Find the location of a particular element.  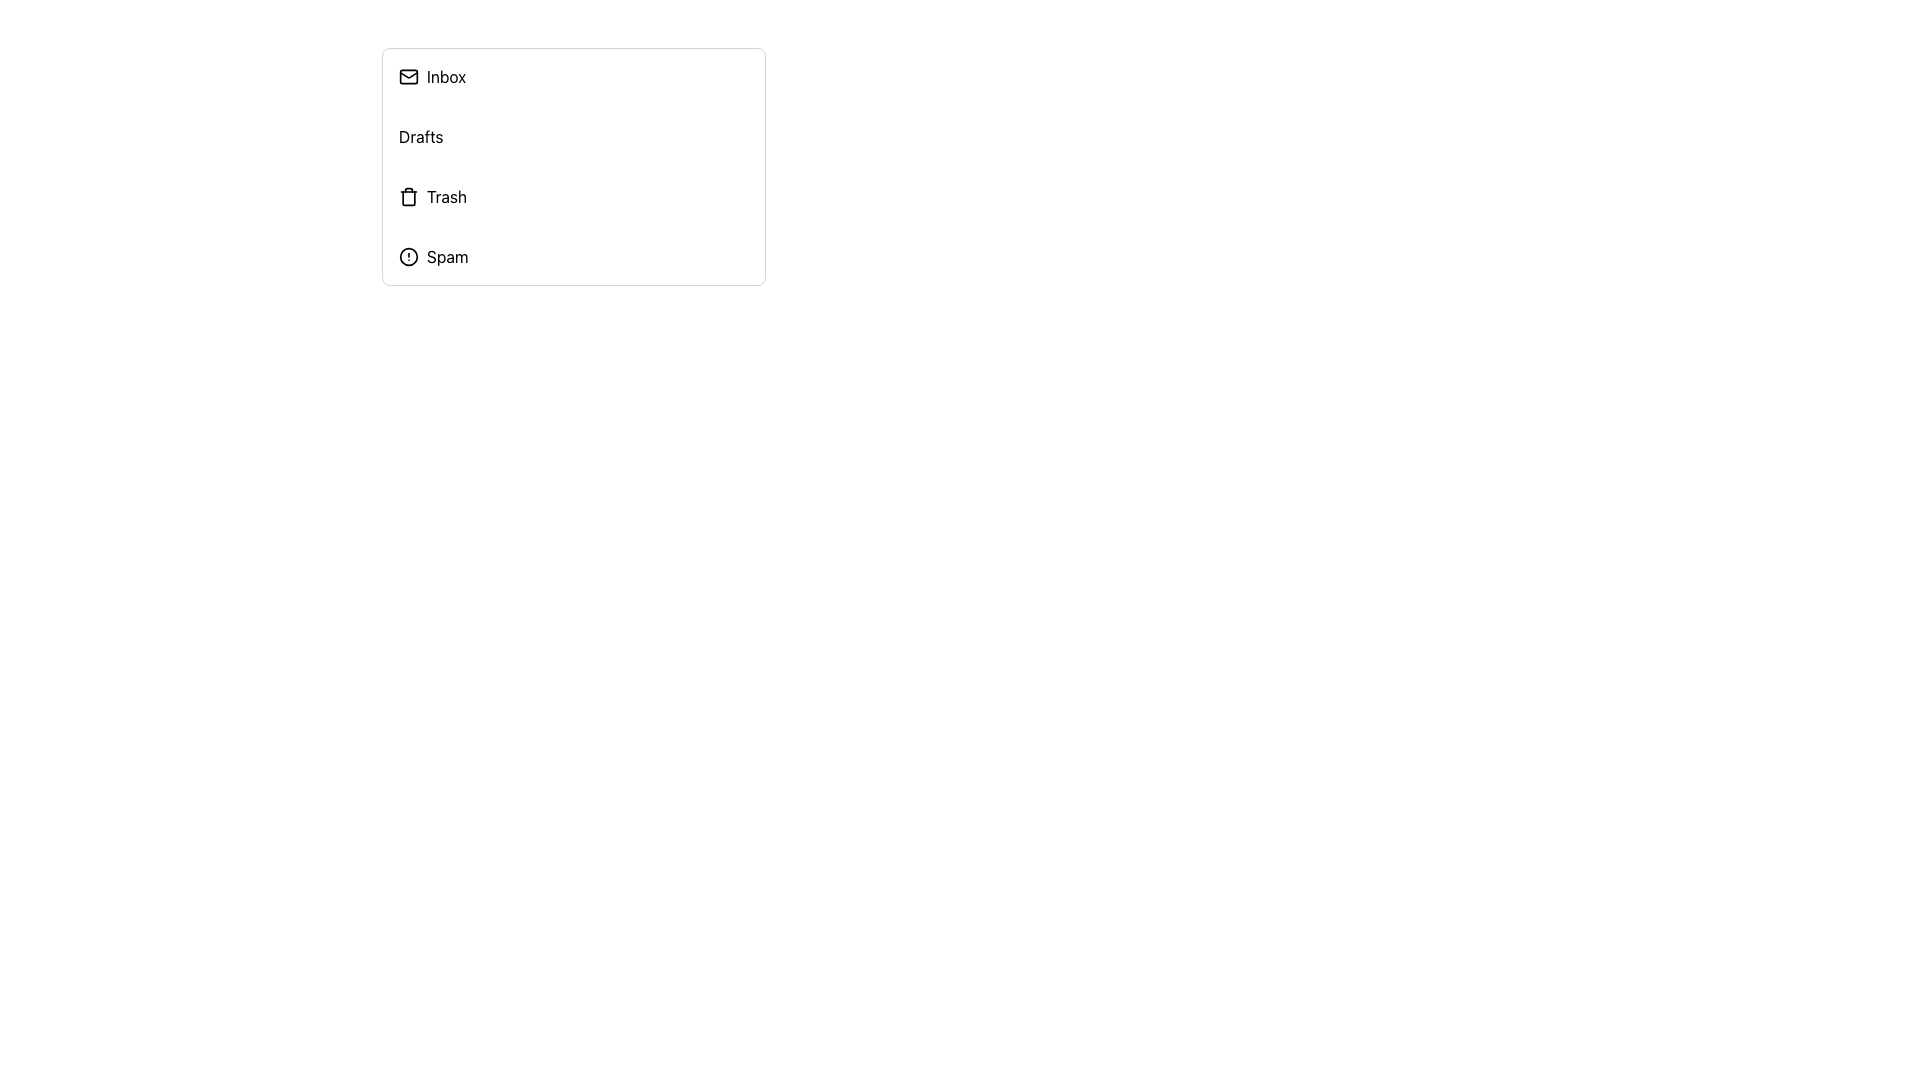

the circular shape vector graphic that emphasizes the 'Spam' option, located within the SVG component of the alert icon is located at coordinates (407, 256).